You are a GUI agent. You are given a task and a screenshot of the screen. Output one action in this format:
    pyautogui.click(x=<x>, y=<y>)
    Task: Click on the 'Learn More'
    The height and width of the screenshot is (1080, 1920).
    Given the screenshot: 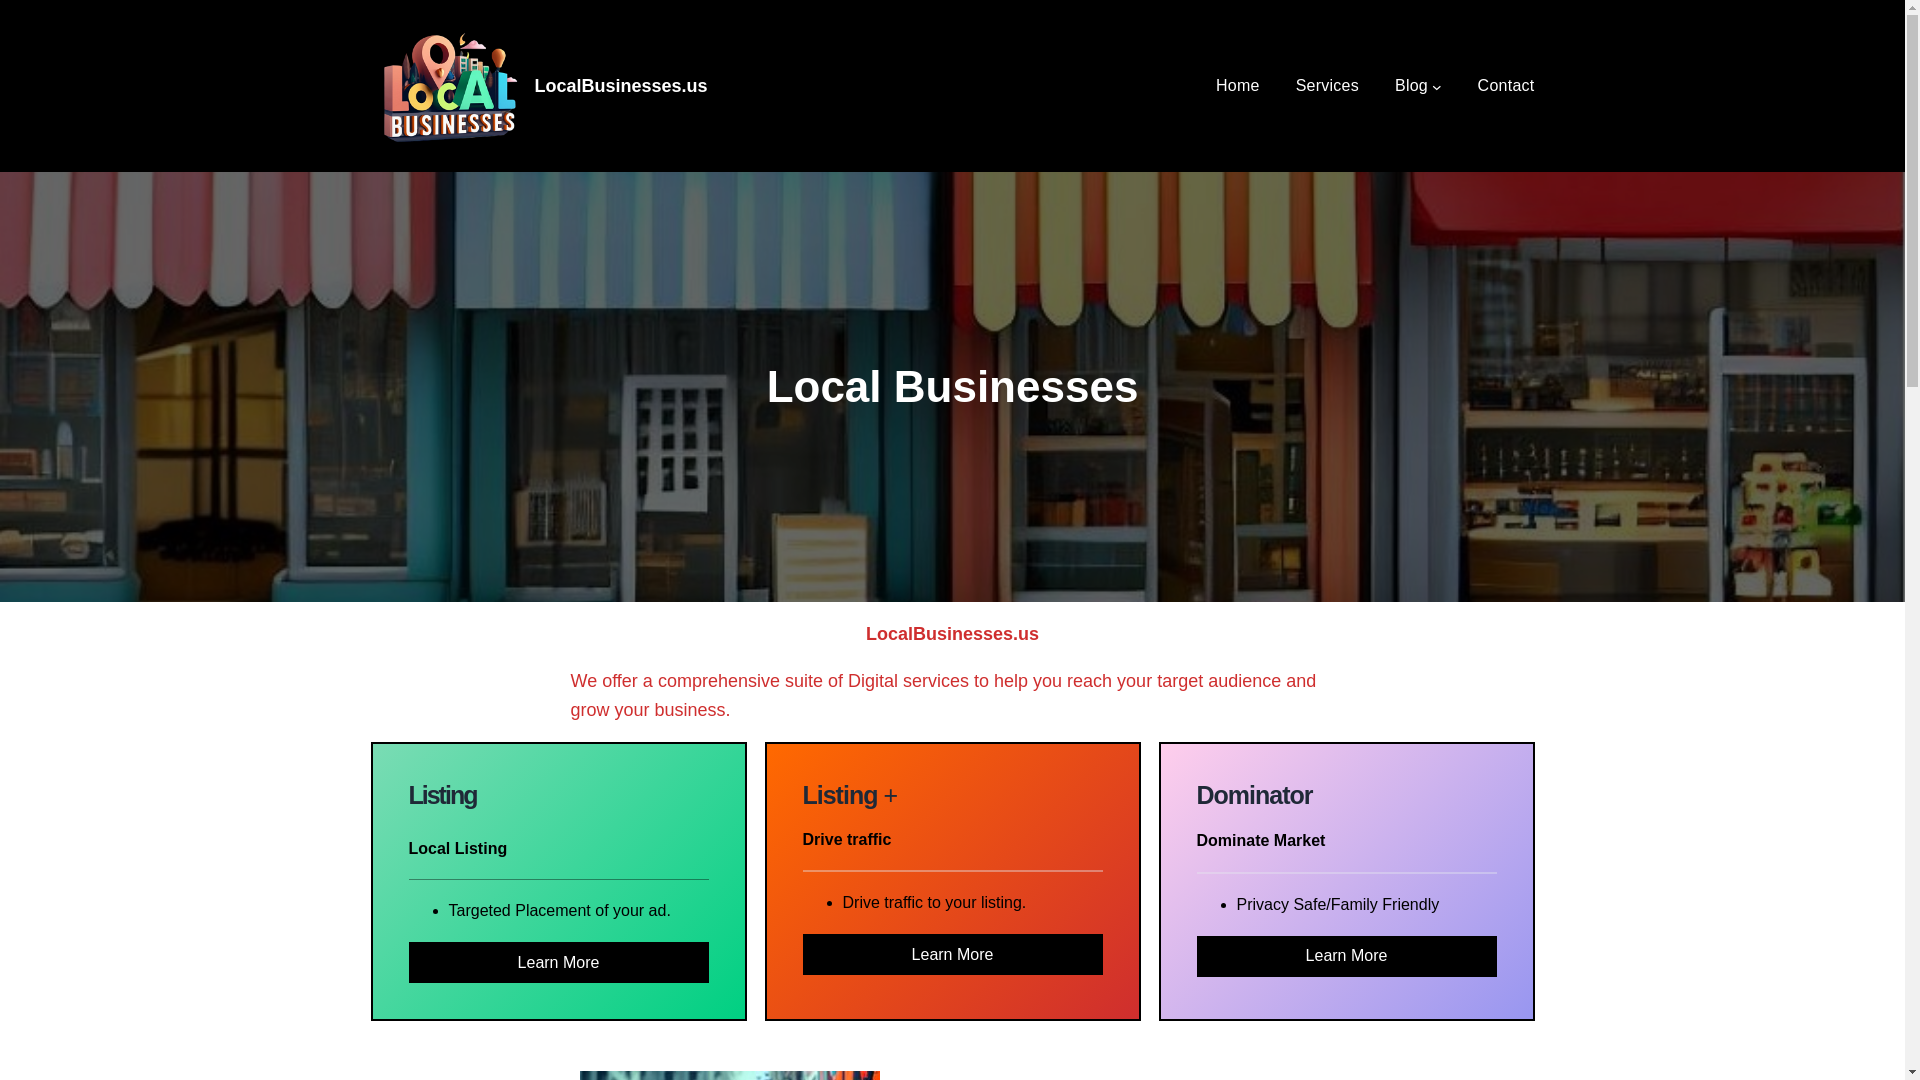 What is the action you would take?
    pyautogui.click(x=557, y=961)
    